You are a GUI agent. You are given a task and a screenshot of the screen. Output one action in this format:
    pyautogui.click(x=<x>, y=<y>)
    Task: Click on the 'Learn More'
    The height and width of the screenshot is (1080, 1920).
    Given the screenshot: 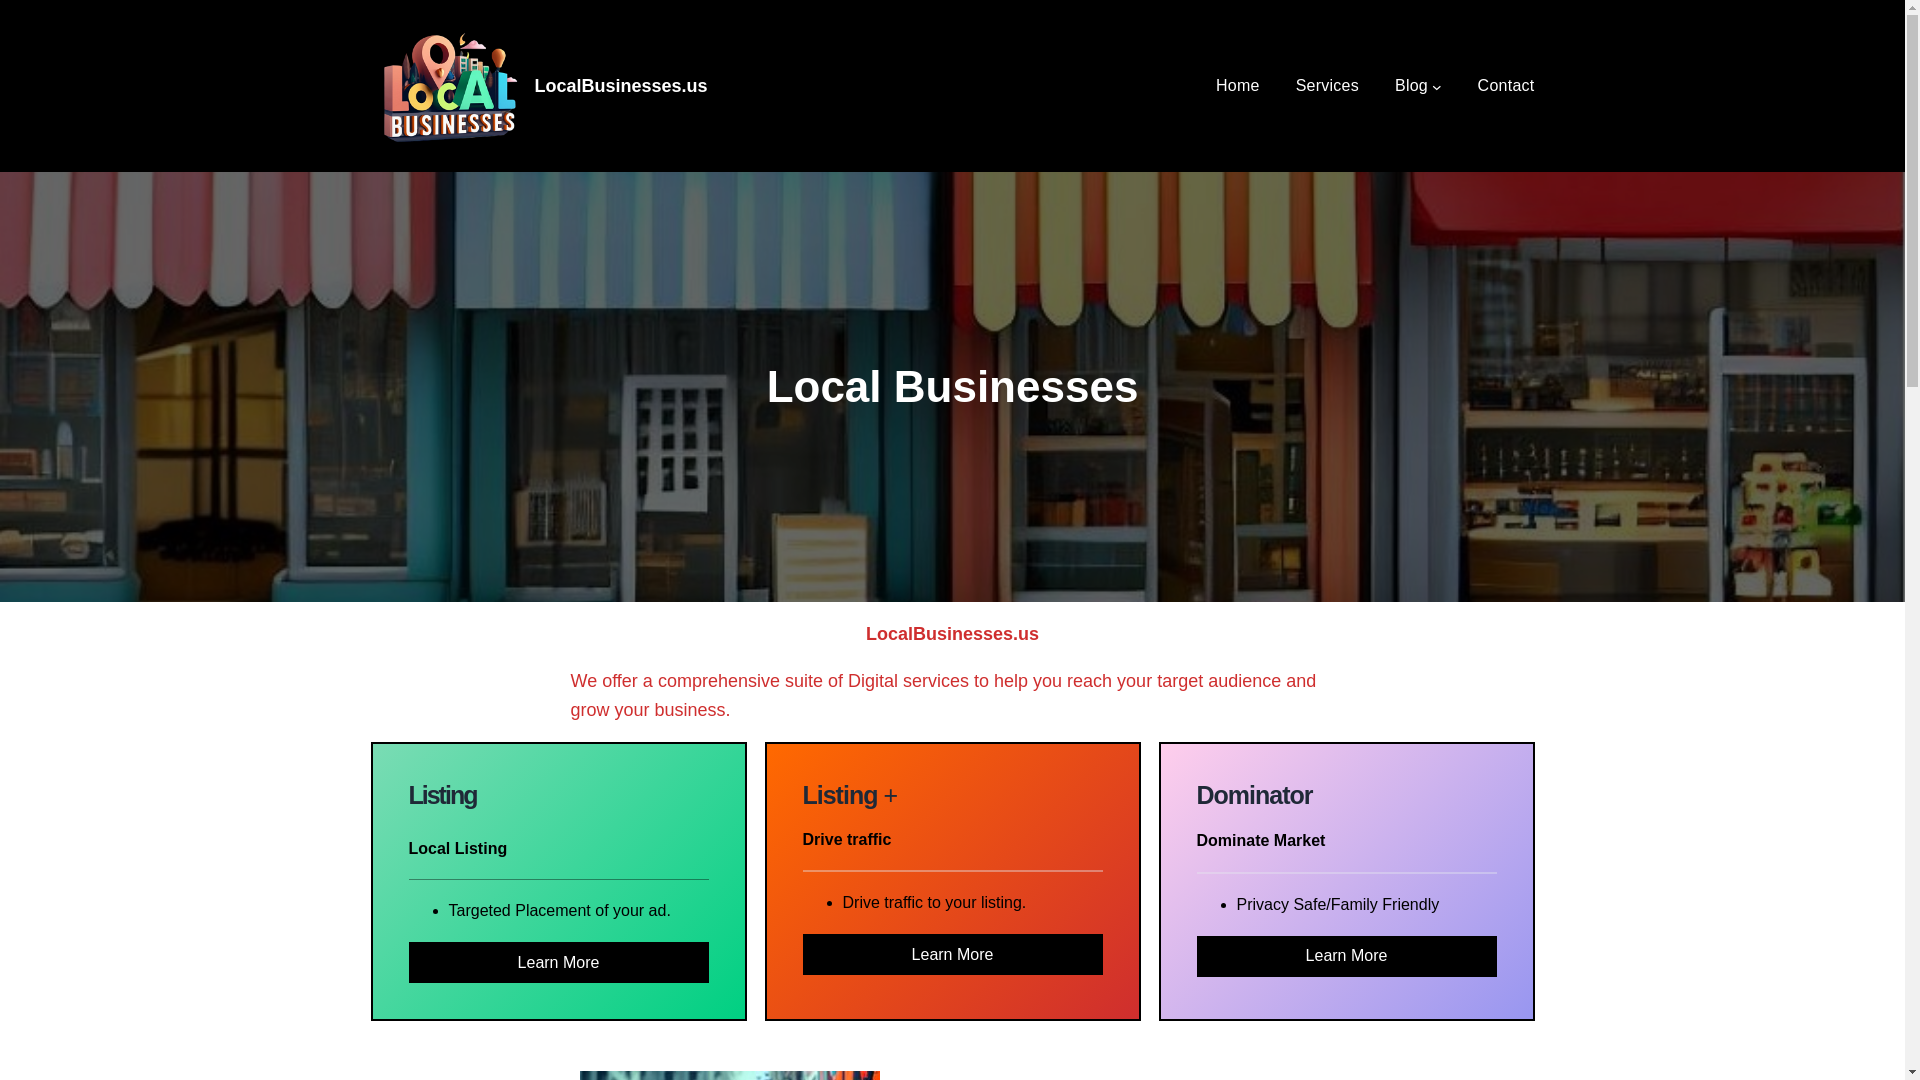 What is the action you would take?
    pyautogui.click(x=557, y=961)
    